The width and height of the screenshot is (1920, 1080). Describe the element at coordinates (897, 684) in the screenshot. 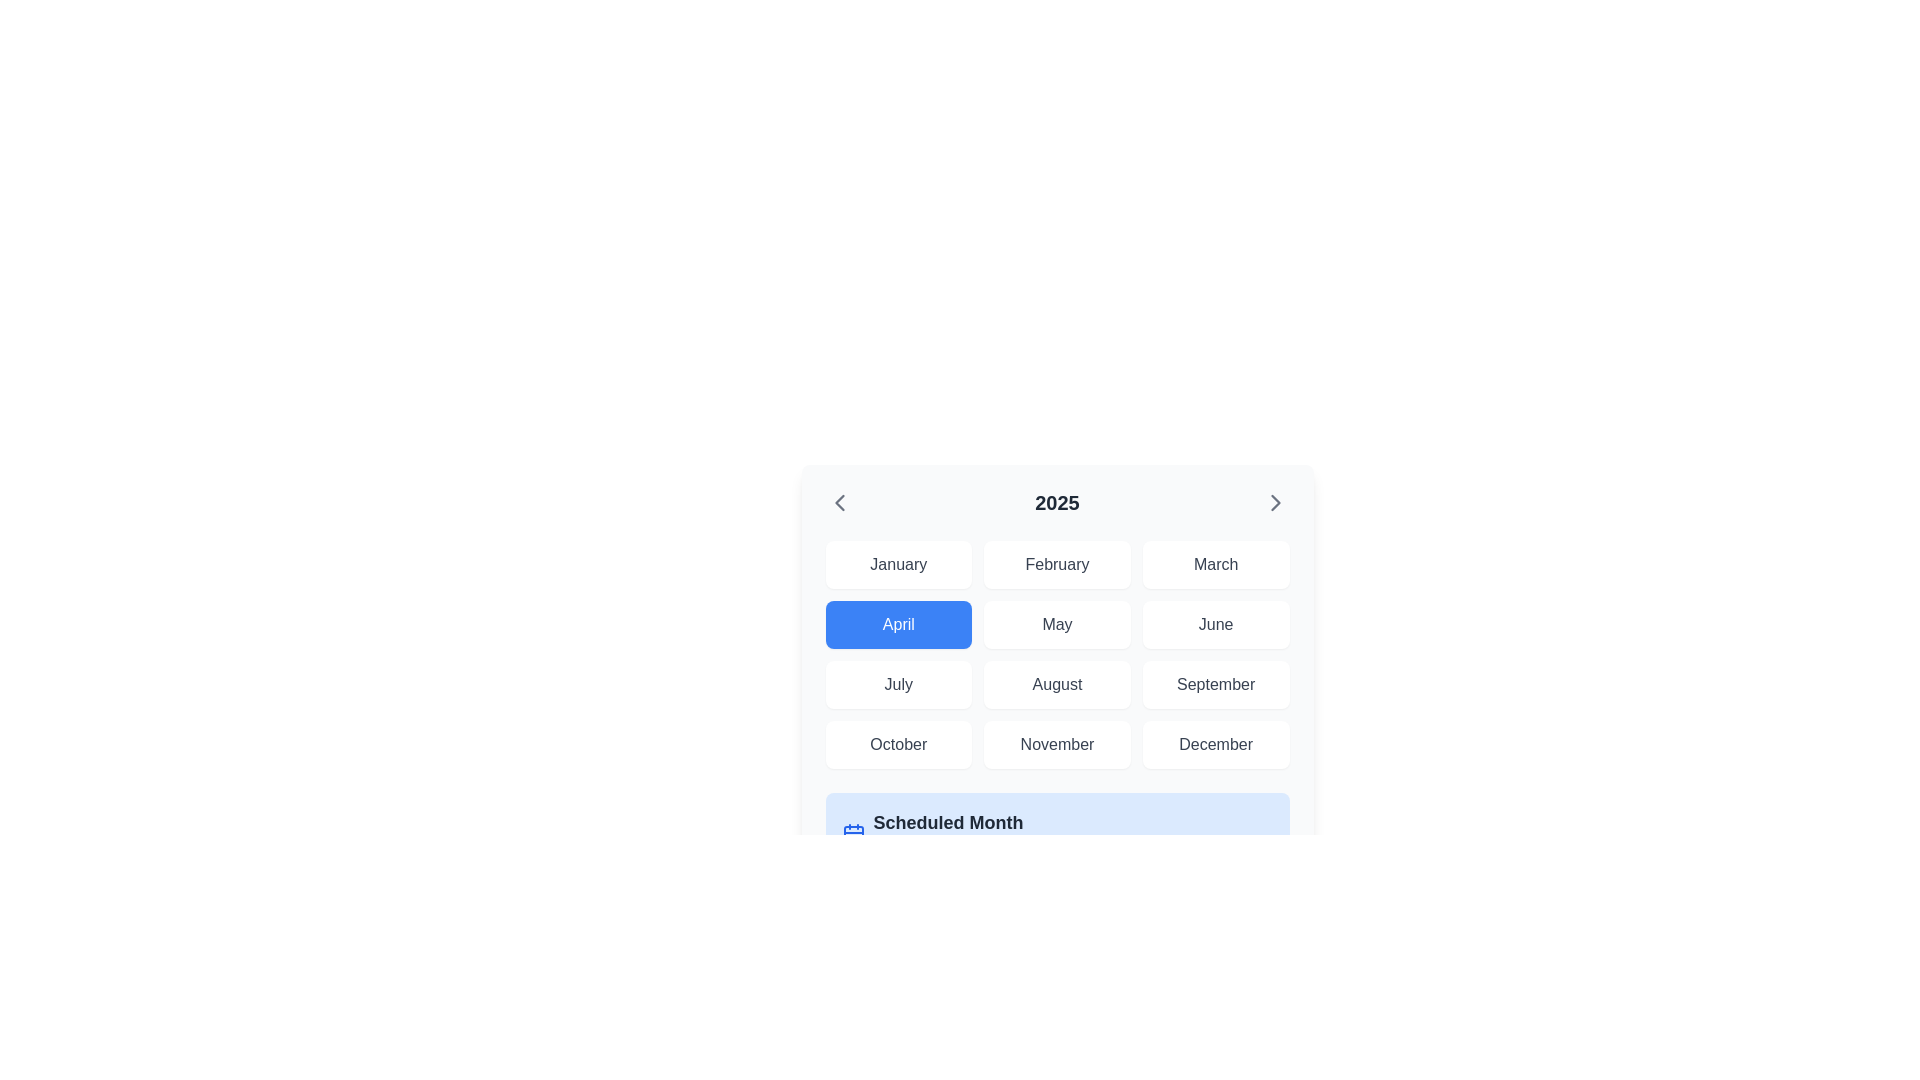

I see `the text display 'July' in the third row and first column of the grid` at that location.